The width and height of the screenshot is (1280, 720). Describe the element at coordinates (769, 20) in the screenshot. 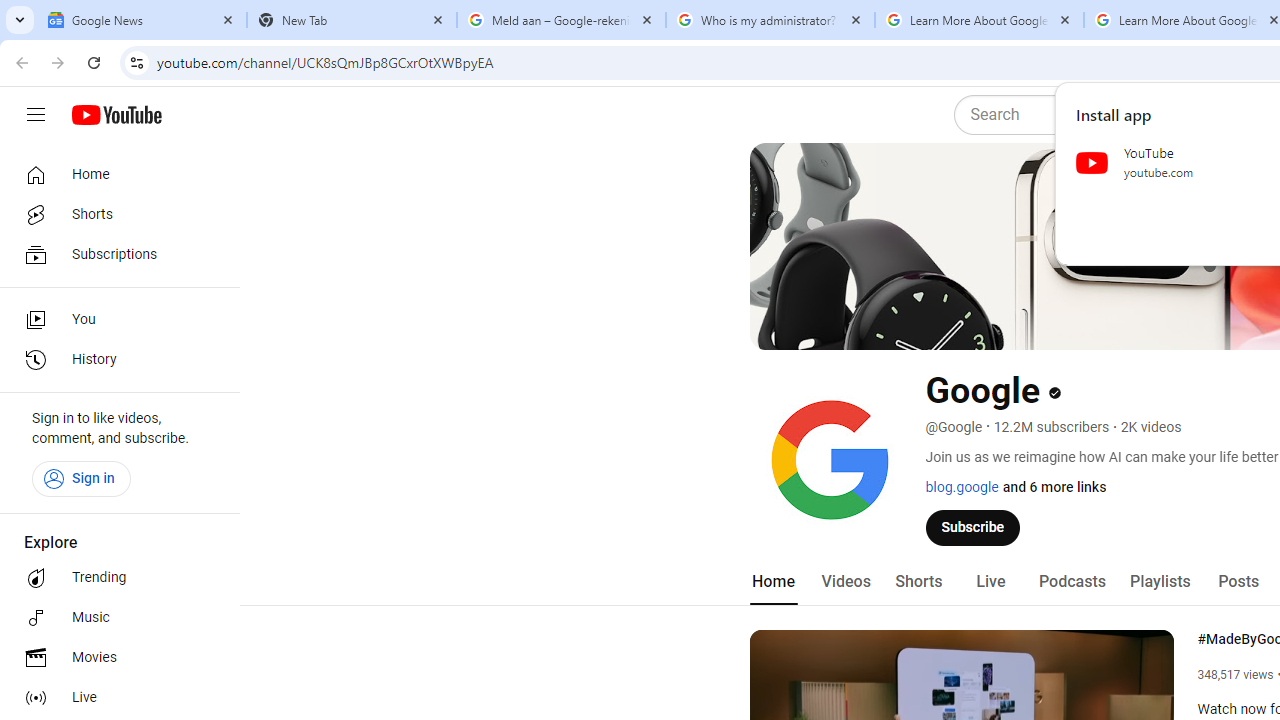

I see `'Who is my administrator? - Google Account Help'` at that location.